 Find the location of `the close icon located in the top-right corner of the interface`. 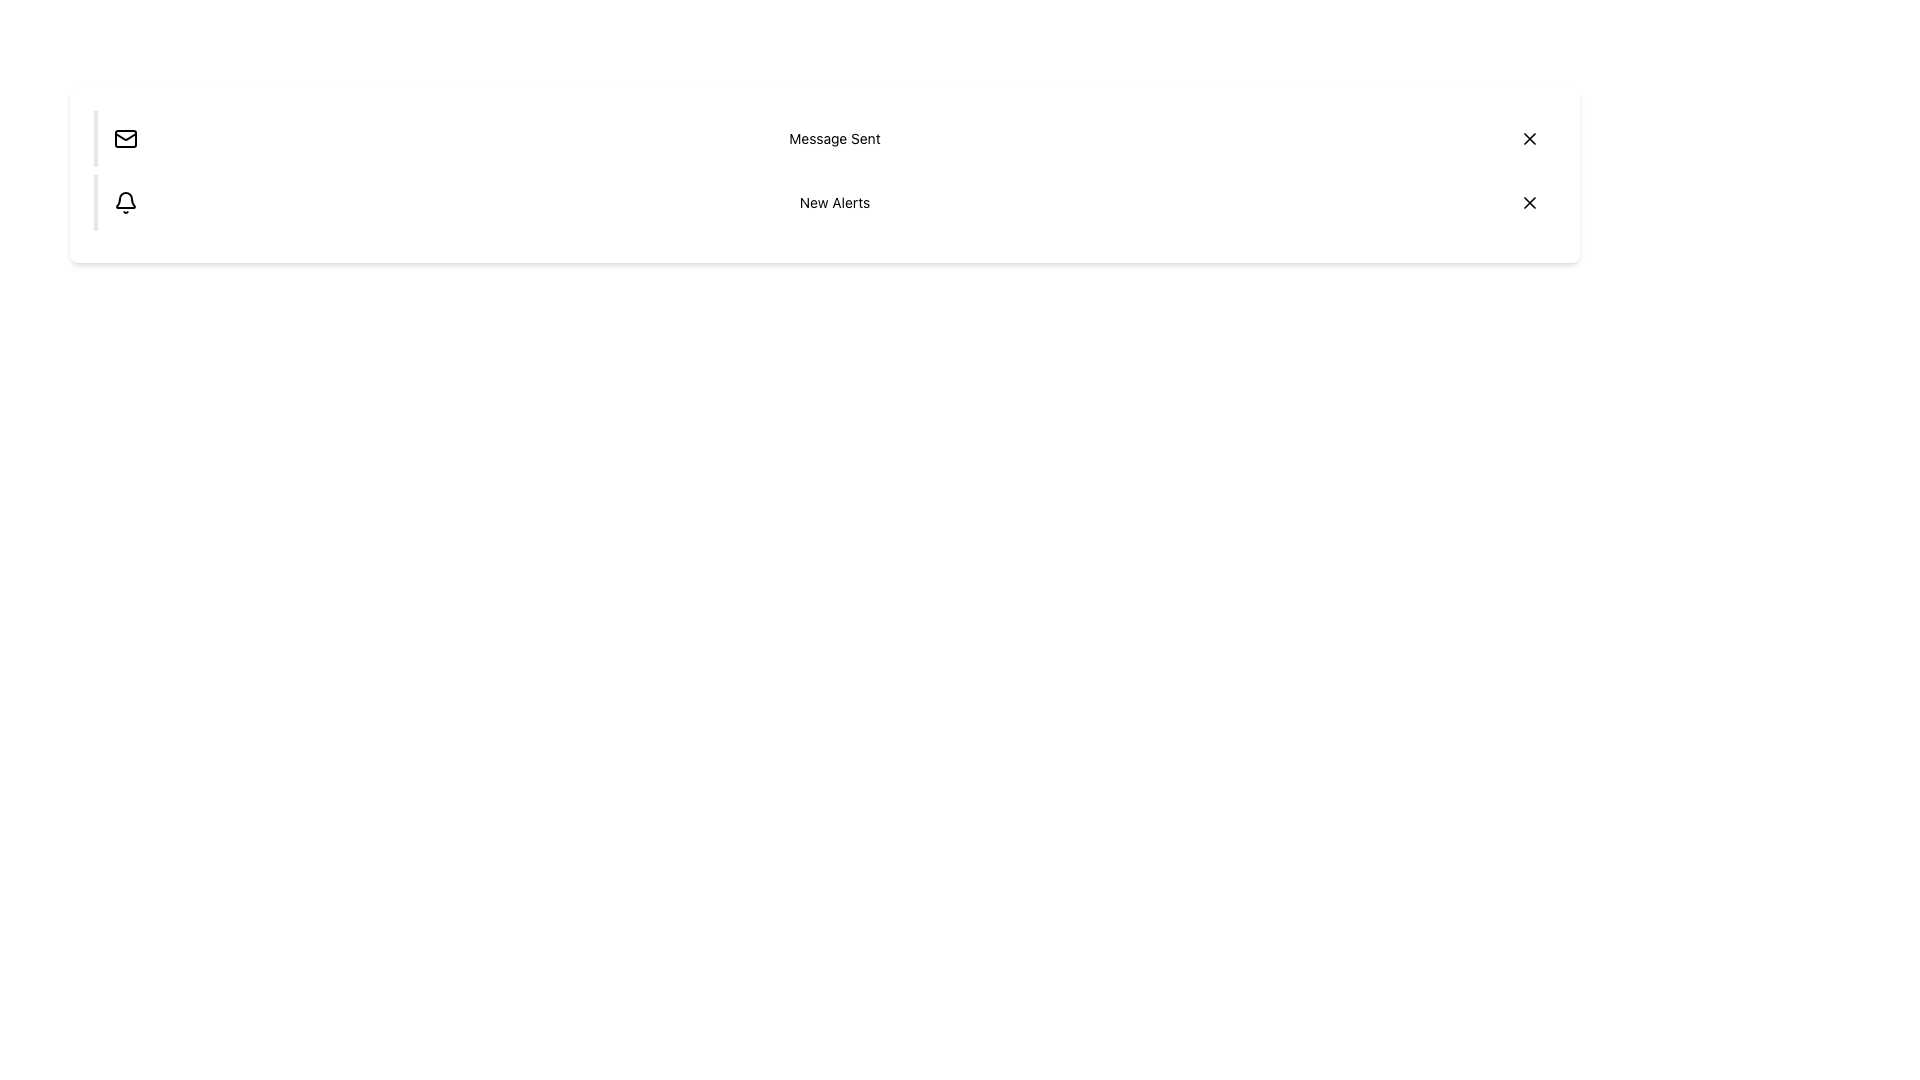

the close icon located in the top-right corner of the interface is located at coordinates (1529, 203).